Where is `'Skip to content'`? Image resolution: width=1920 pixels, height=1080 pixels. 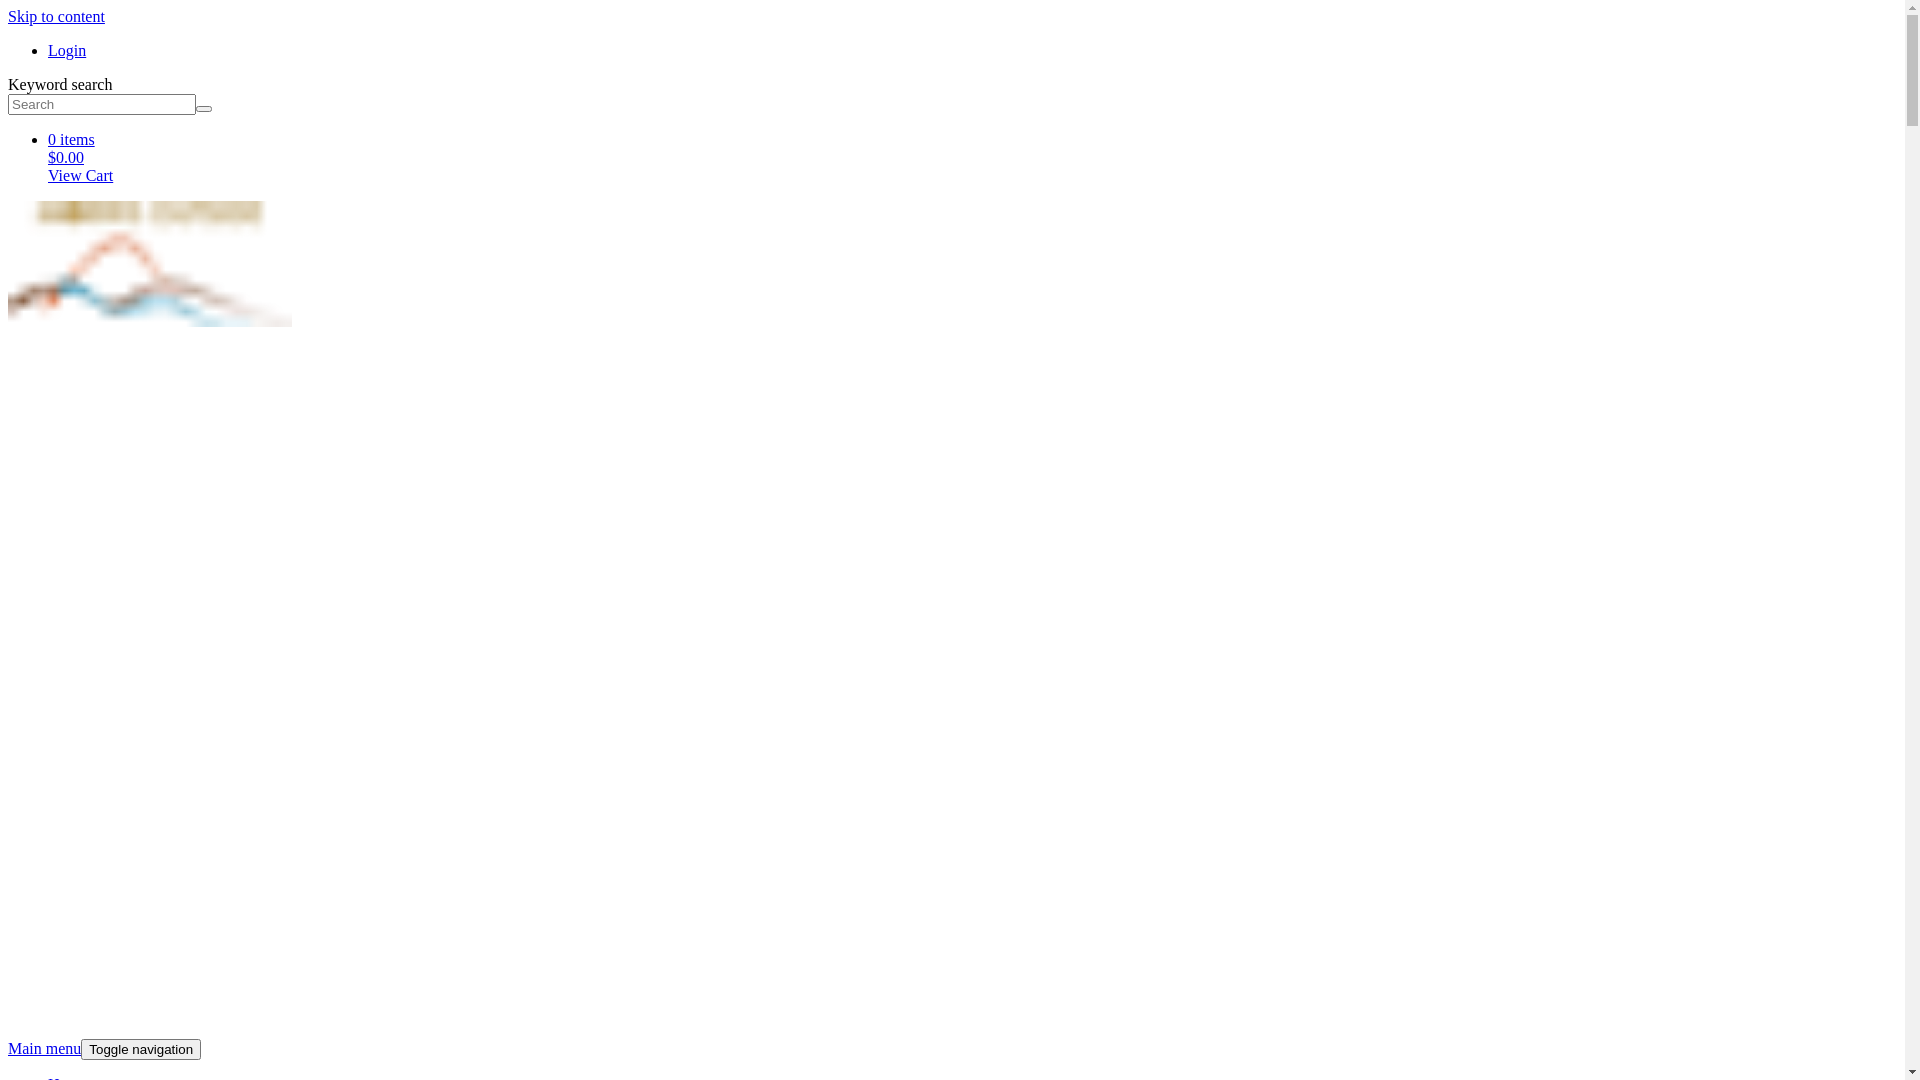
'Skip to content' is located at coordinates (56, 16).